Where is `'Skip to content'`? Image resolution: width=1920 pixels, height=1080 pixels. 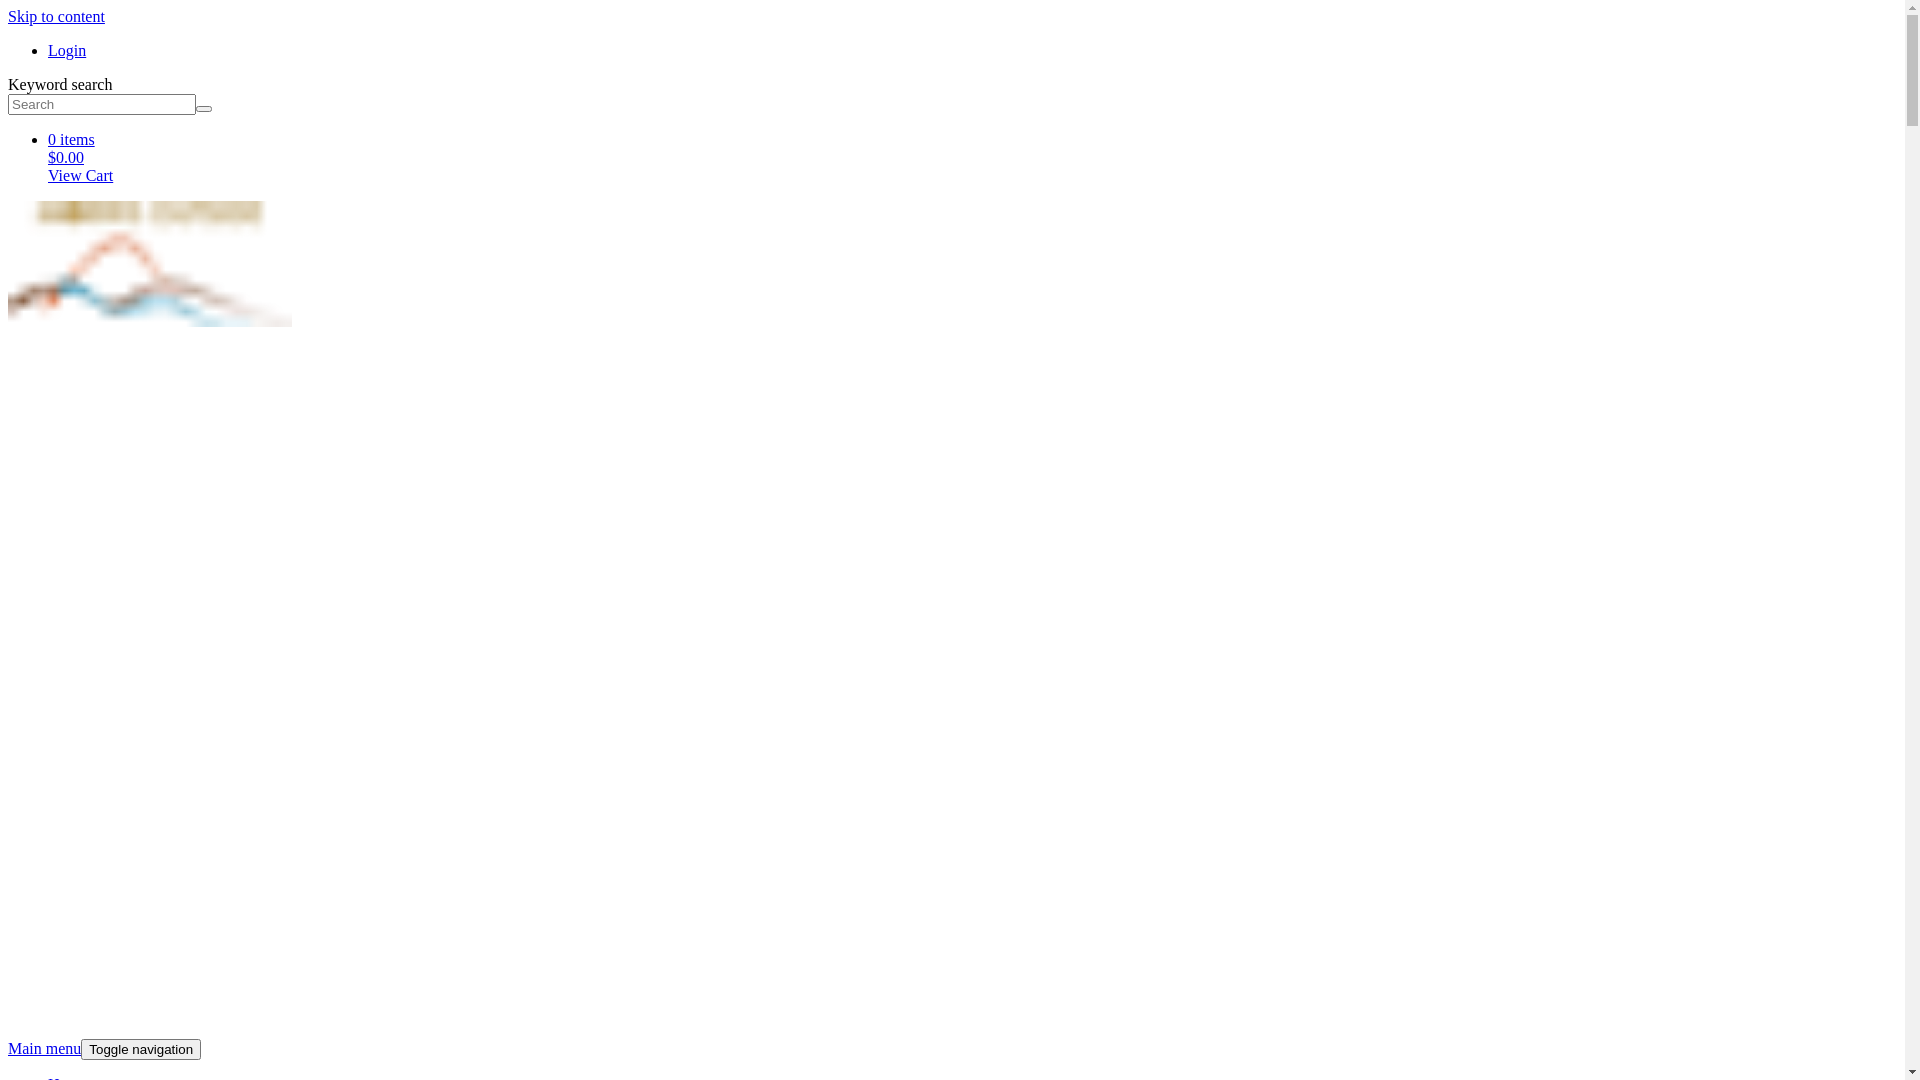
'Skip to content' is located at coordinates (56, 16).